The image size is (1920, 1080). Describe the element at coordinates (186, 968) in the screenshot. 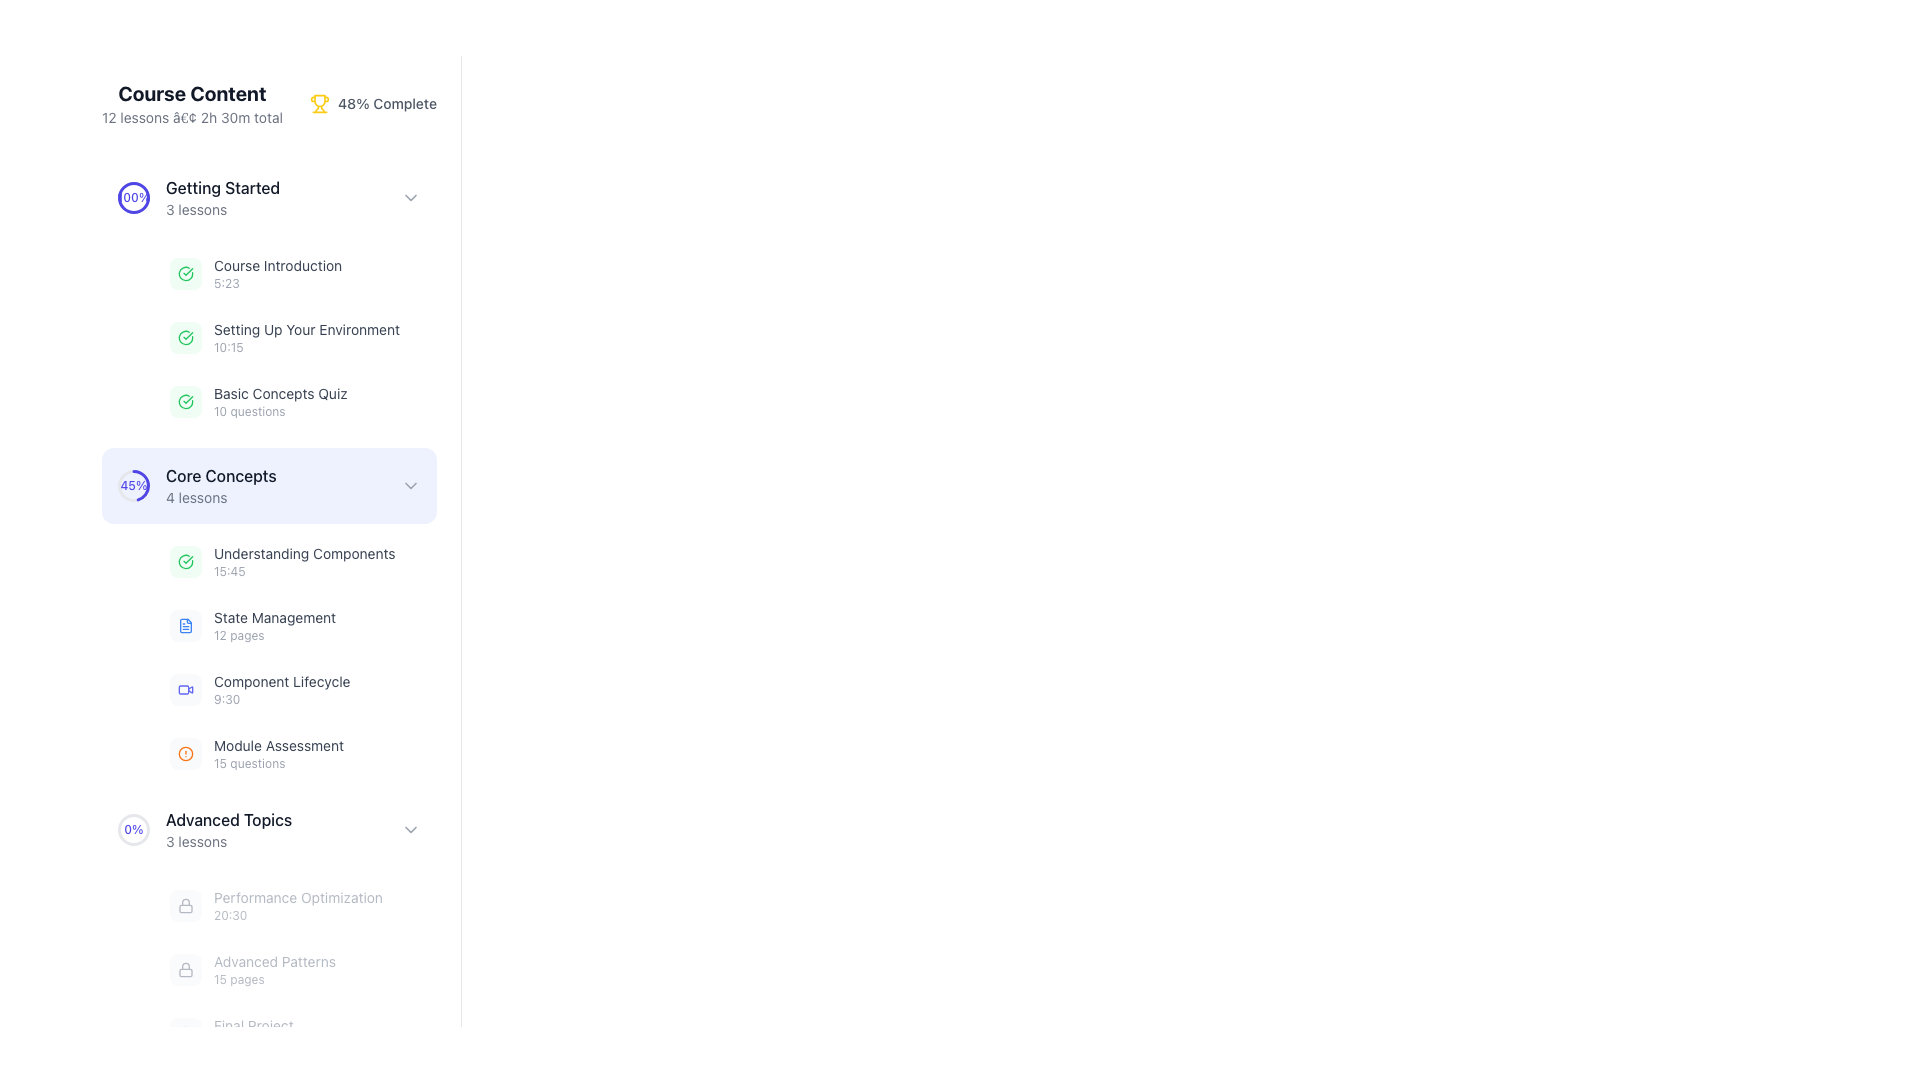

I see `the lock icon with a gray stroke-based outline located in the Advanced Topics section under Performance Optimization` at that location.